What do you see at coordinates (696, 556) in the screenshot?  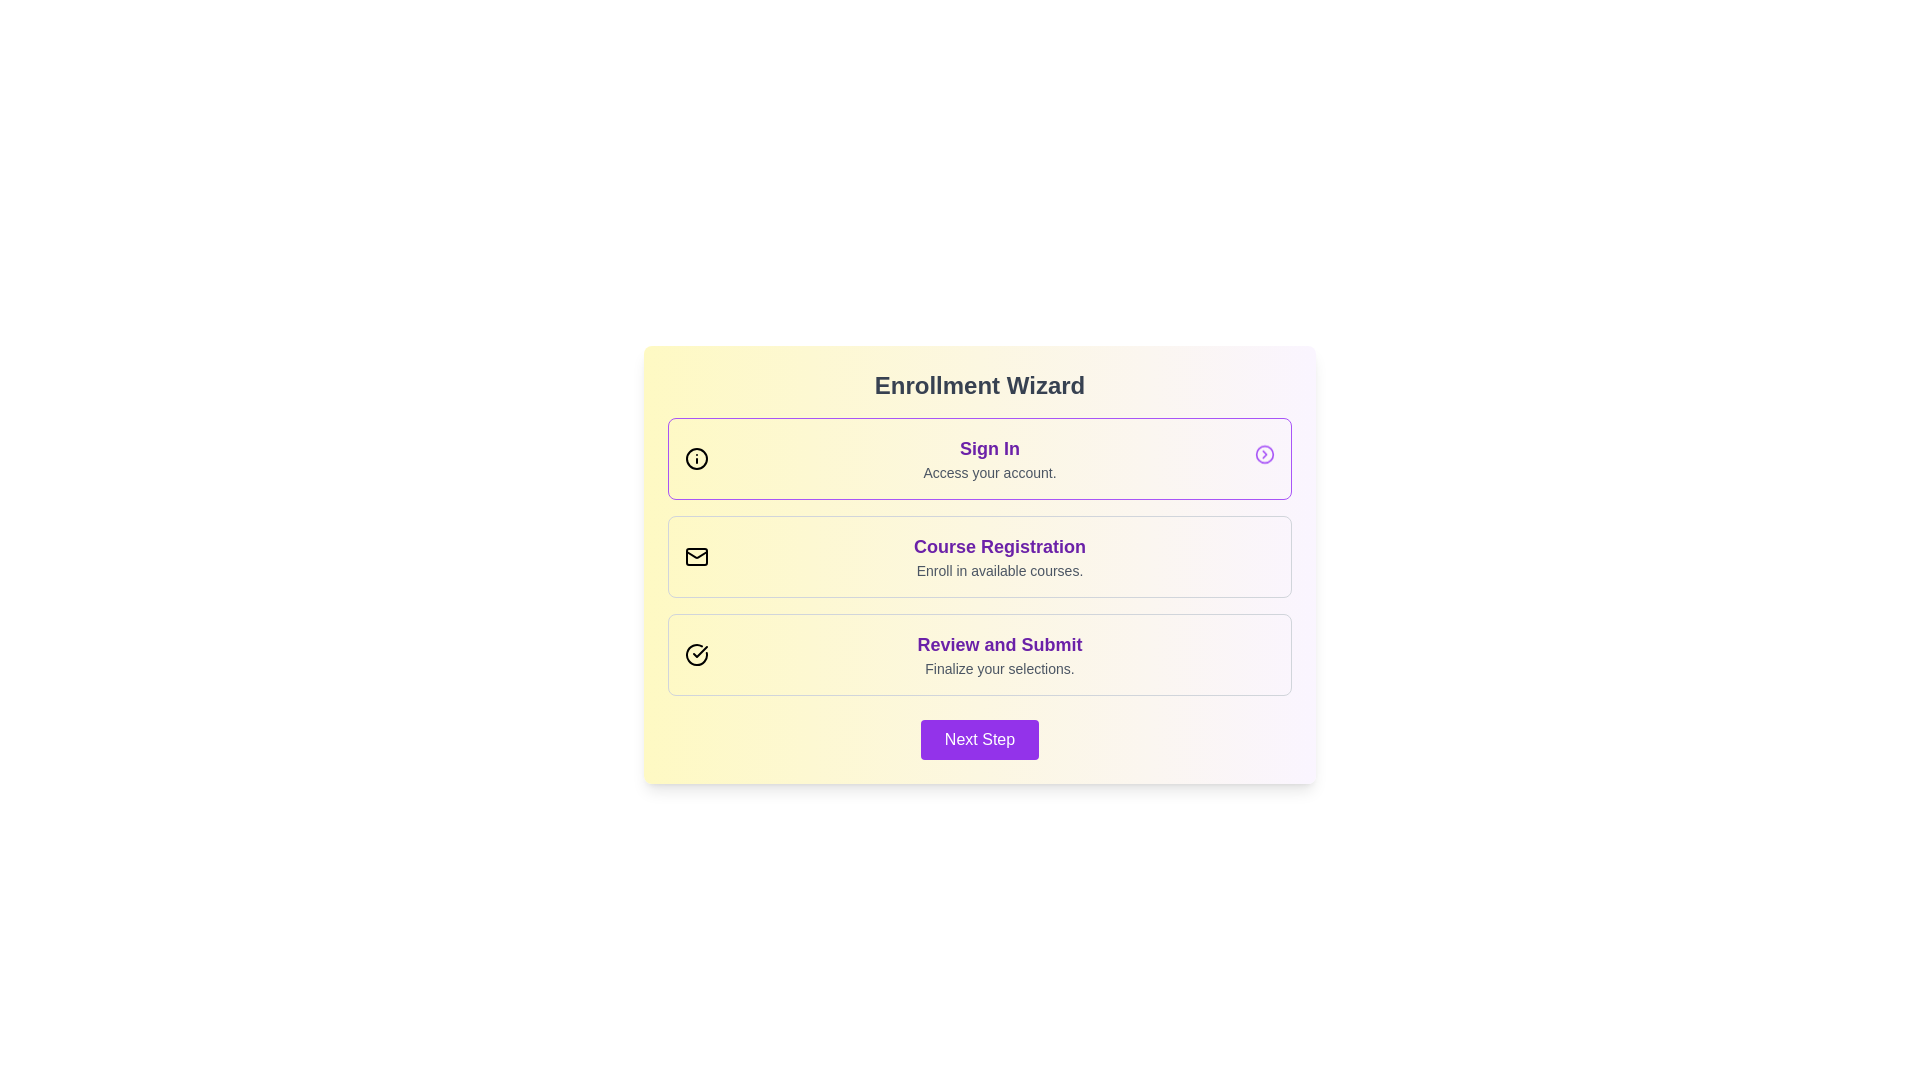 I see `the mail icon represented as a rectangular envelope component with rounded corners, located in the second row of the wizard interface next to the 'Course Registration' option` at bounding box center [696, 556].